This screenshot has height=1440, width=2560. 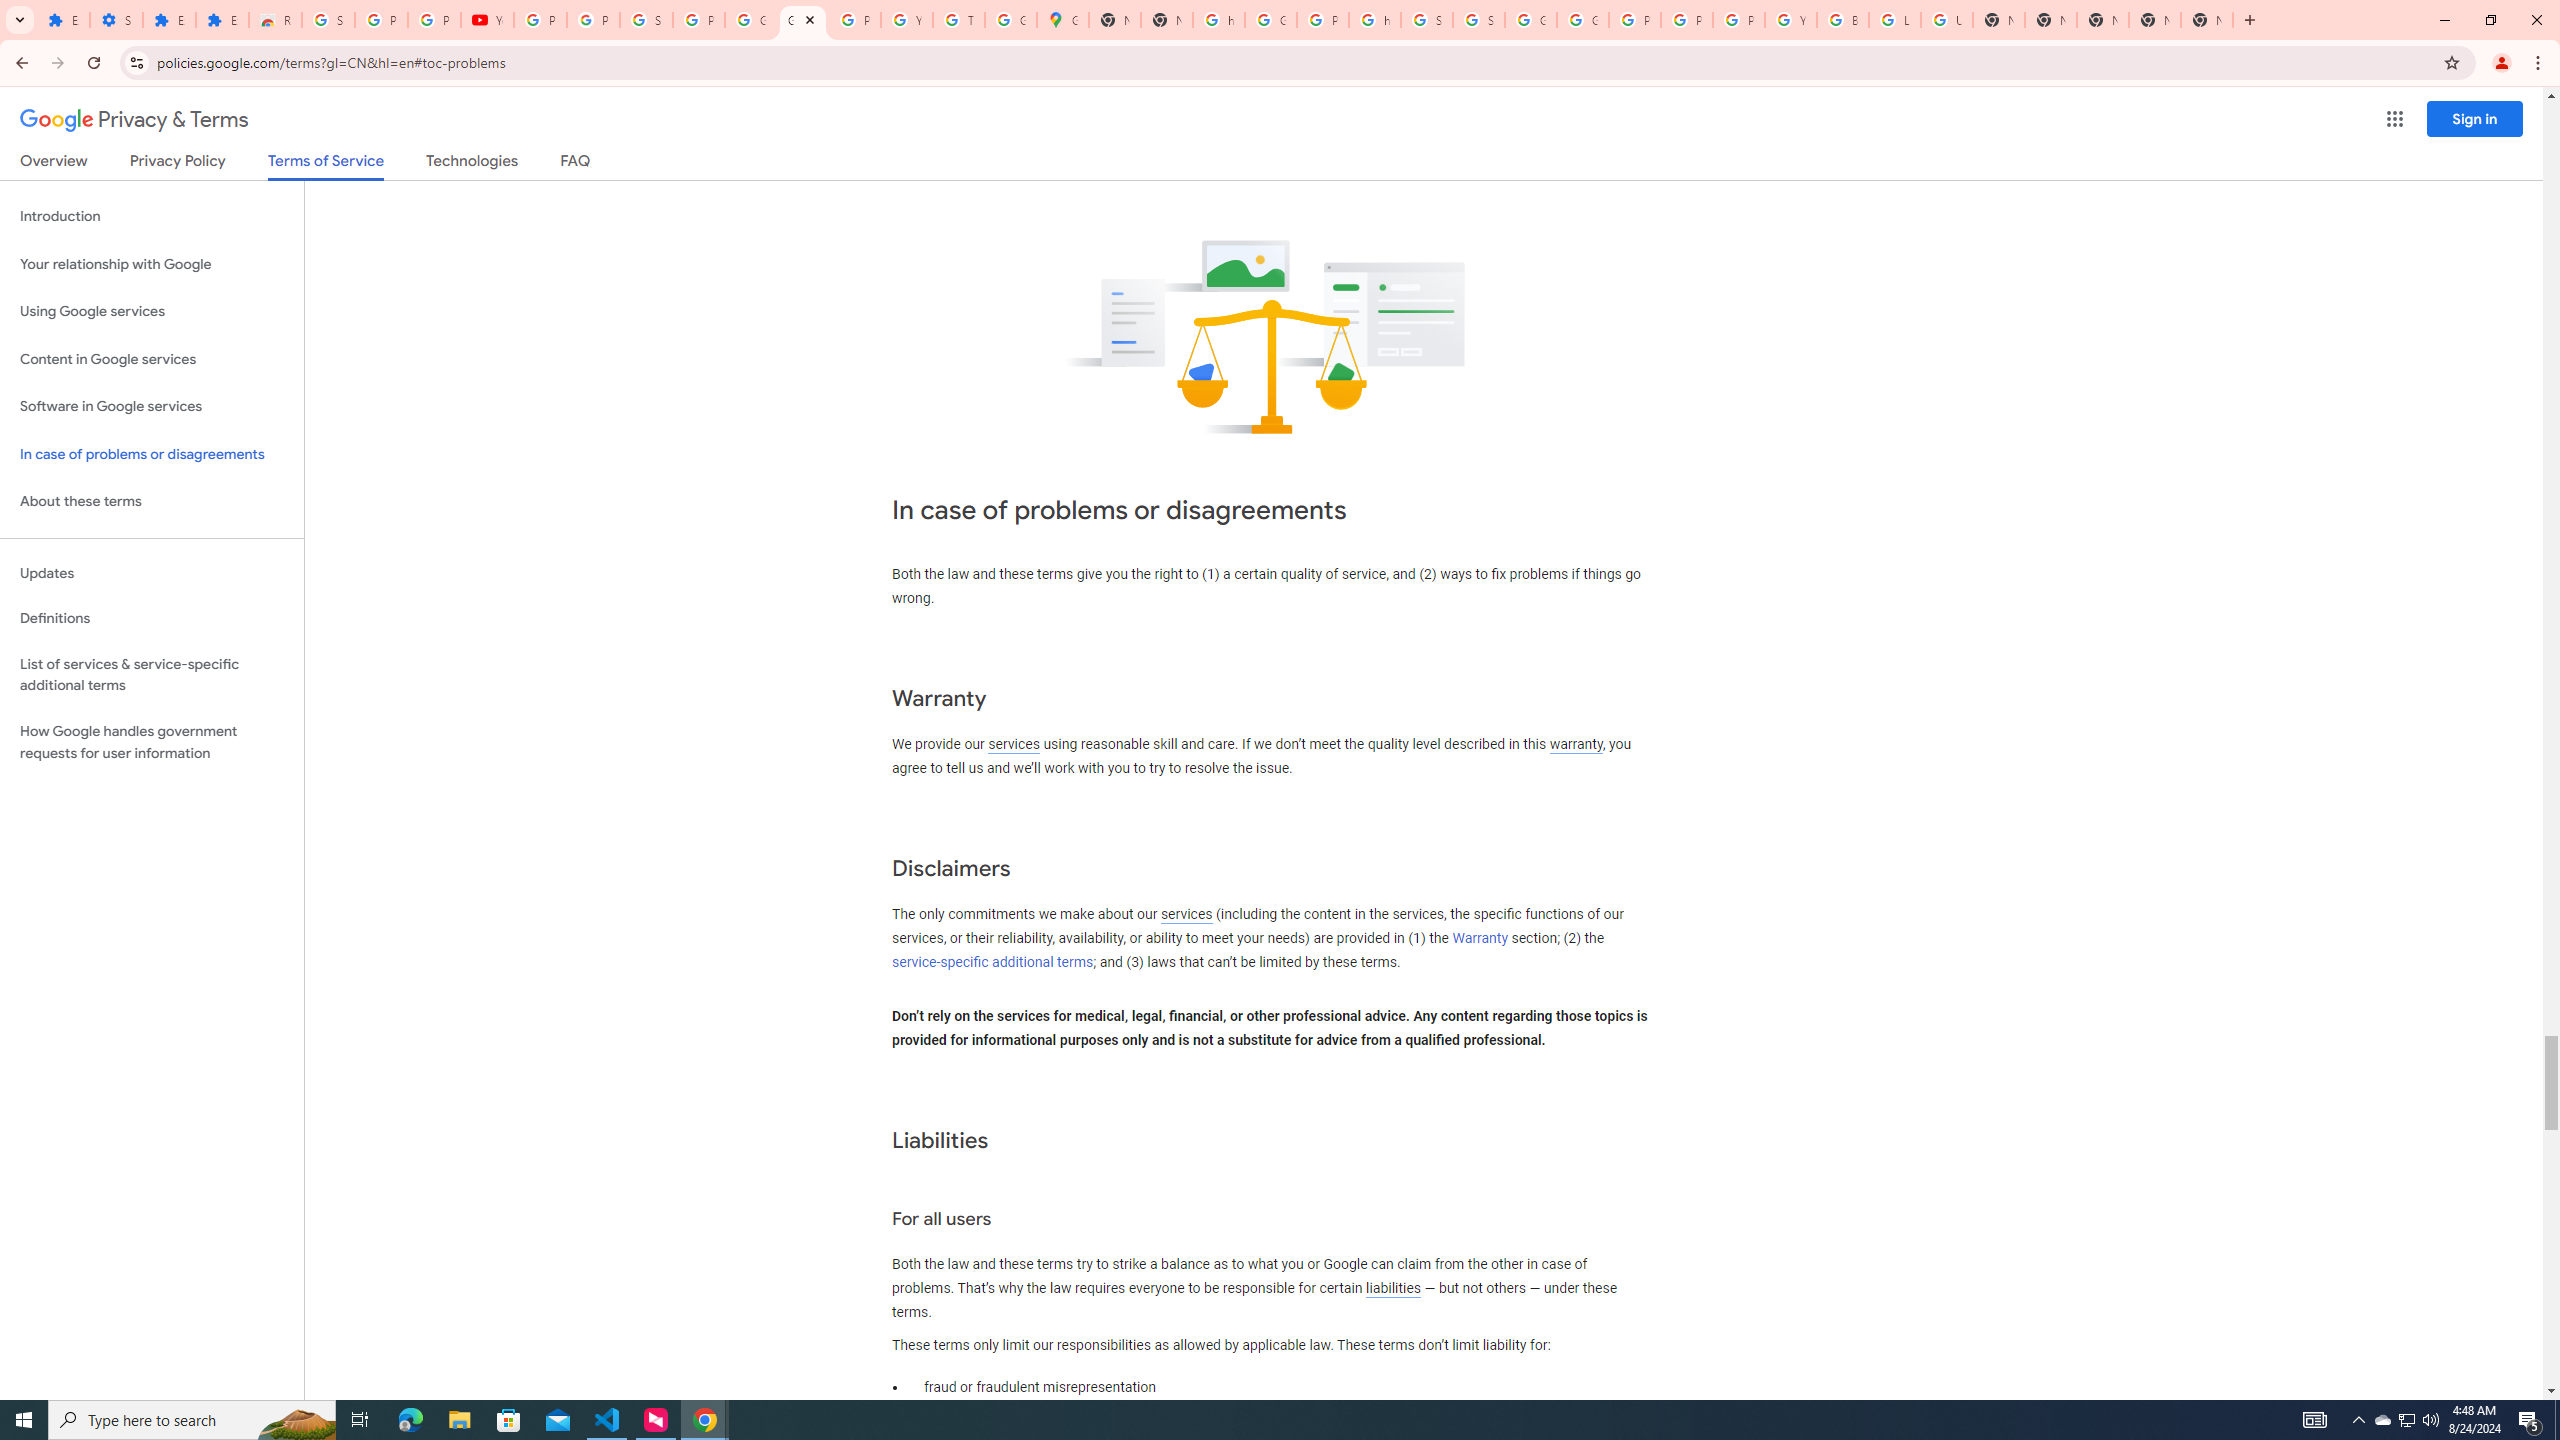 I want to click on 'Technologies', so click(x=472, y=164).